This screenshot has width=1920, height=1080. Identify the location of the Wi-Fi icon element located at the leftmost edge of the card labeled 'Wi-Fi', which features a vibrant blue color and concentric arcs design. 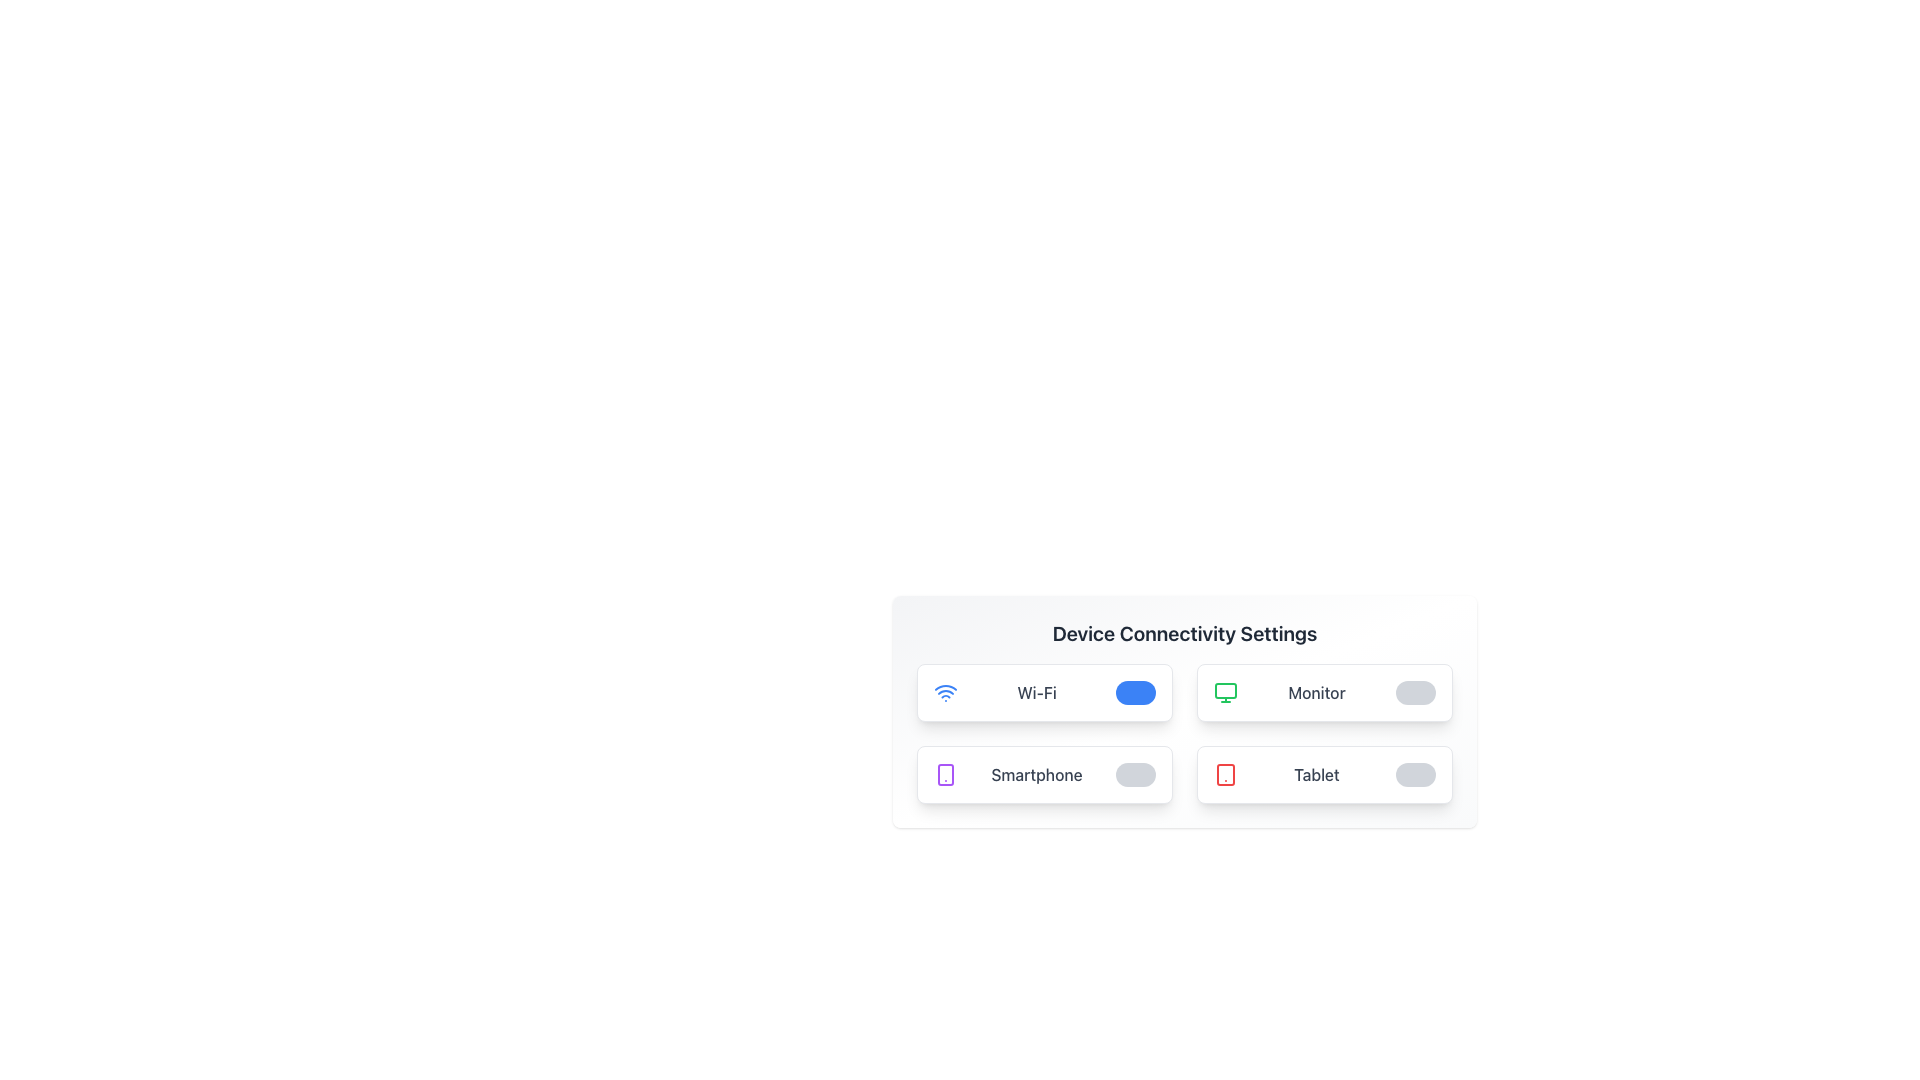
(944, 692).